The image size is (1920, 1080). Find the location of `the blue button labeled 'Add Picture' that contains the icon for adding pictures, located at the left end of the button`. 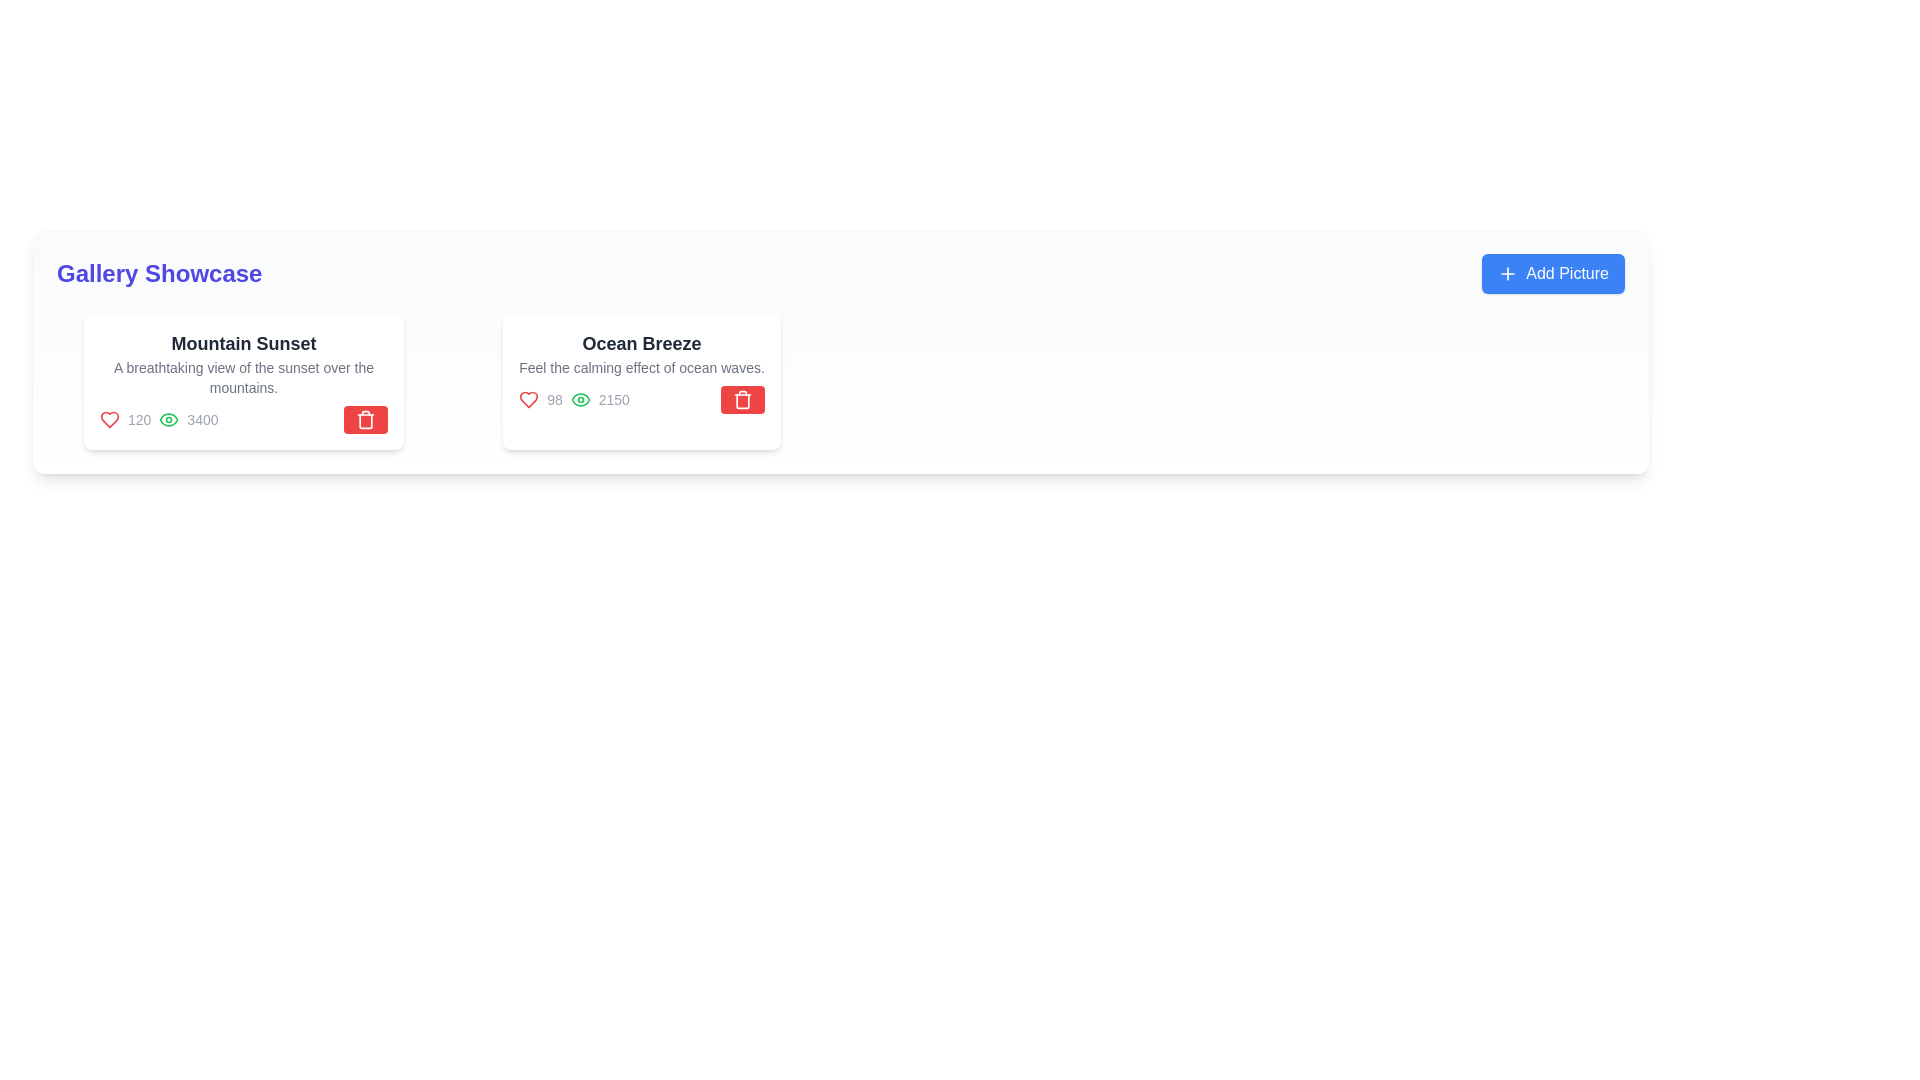

the blue button labeled 'Add Picture' that contains the icon for adding pictures, located at the left end of the button is located at coordinates (1508, 273).